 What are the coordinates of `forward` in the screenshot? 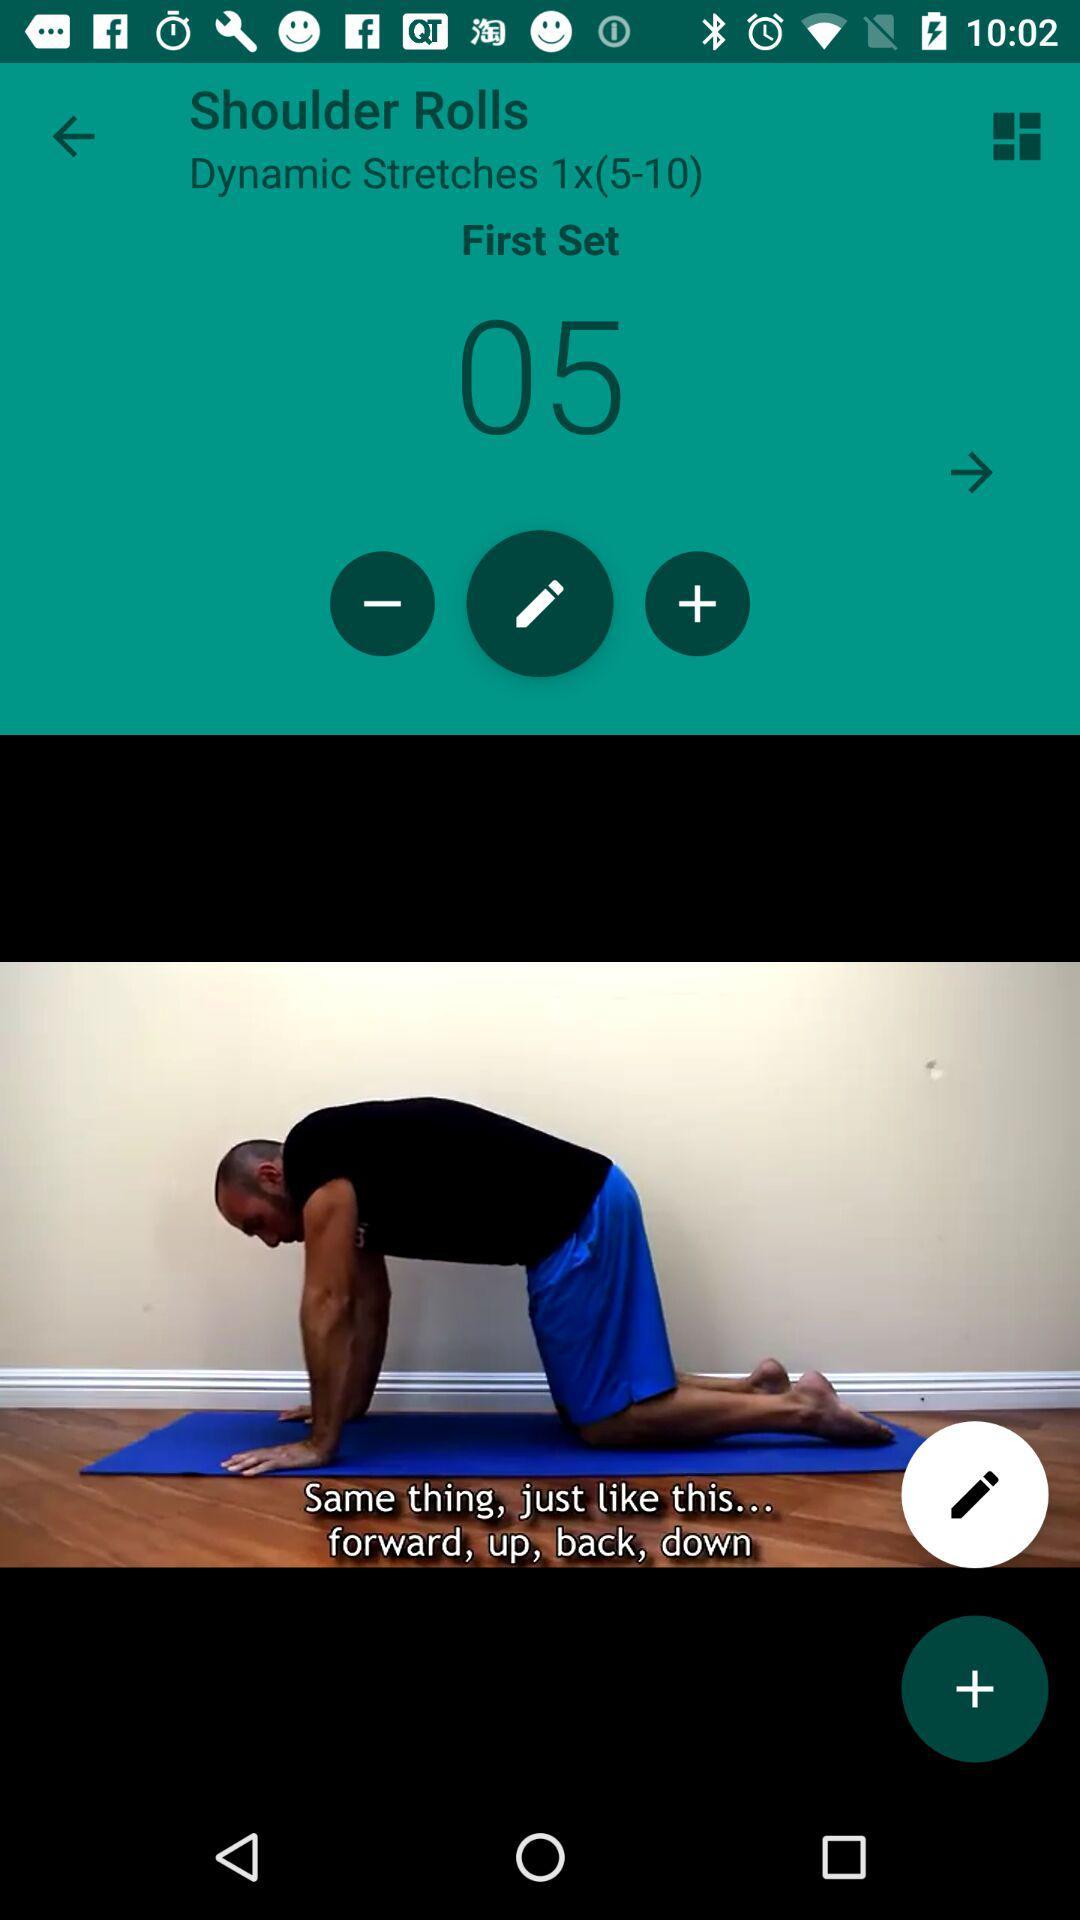 It's located at (971, 471).